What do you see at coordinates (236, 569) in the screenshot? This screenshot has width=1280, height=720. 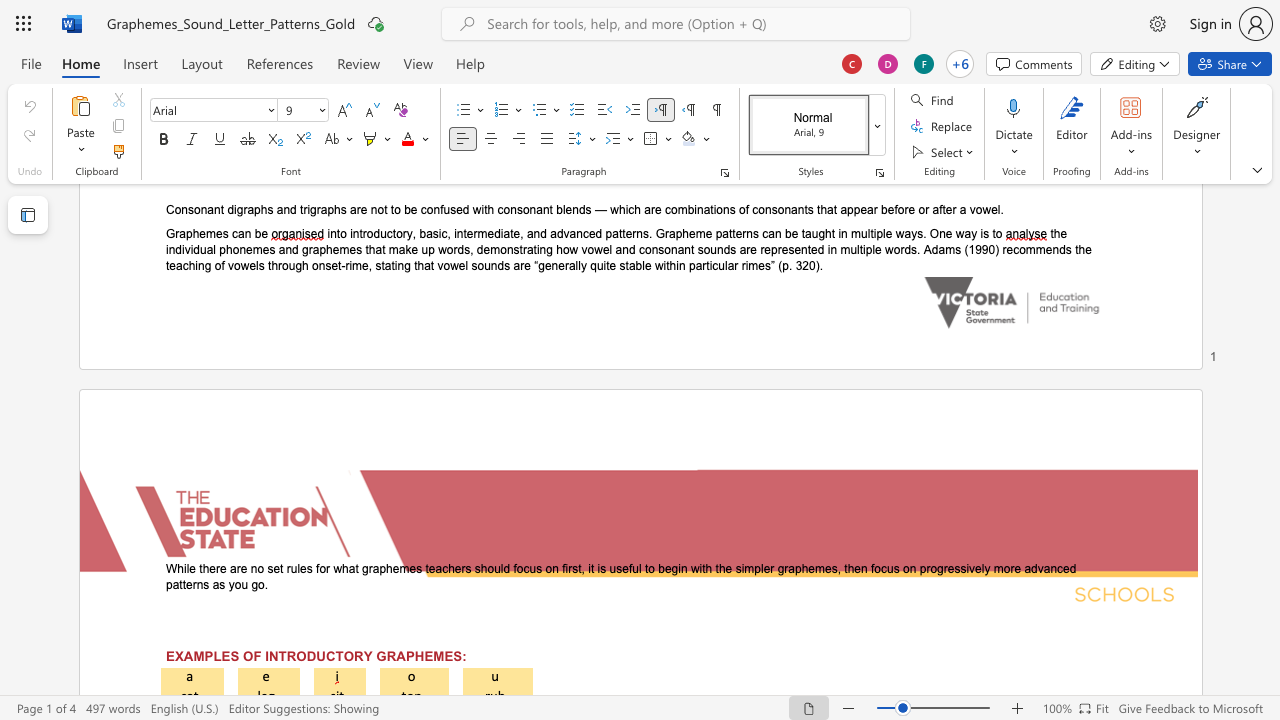 I see `the space between the continuous character "a" and "r" in the text` at bounding box center [236, 569].